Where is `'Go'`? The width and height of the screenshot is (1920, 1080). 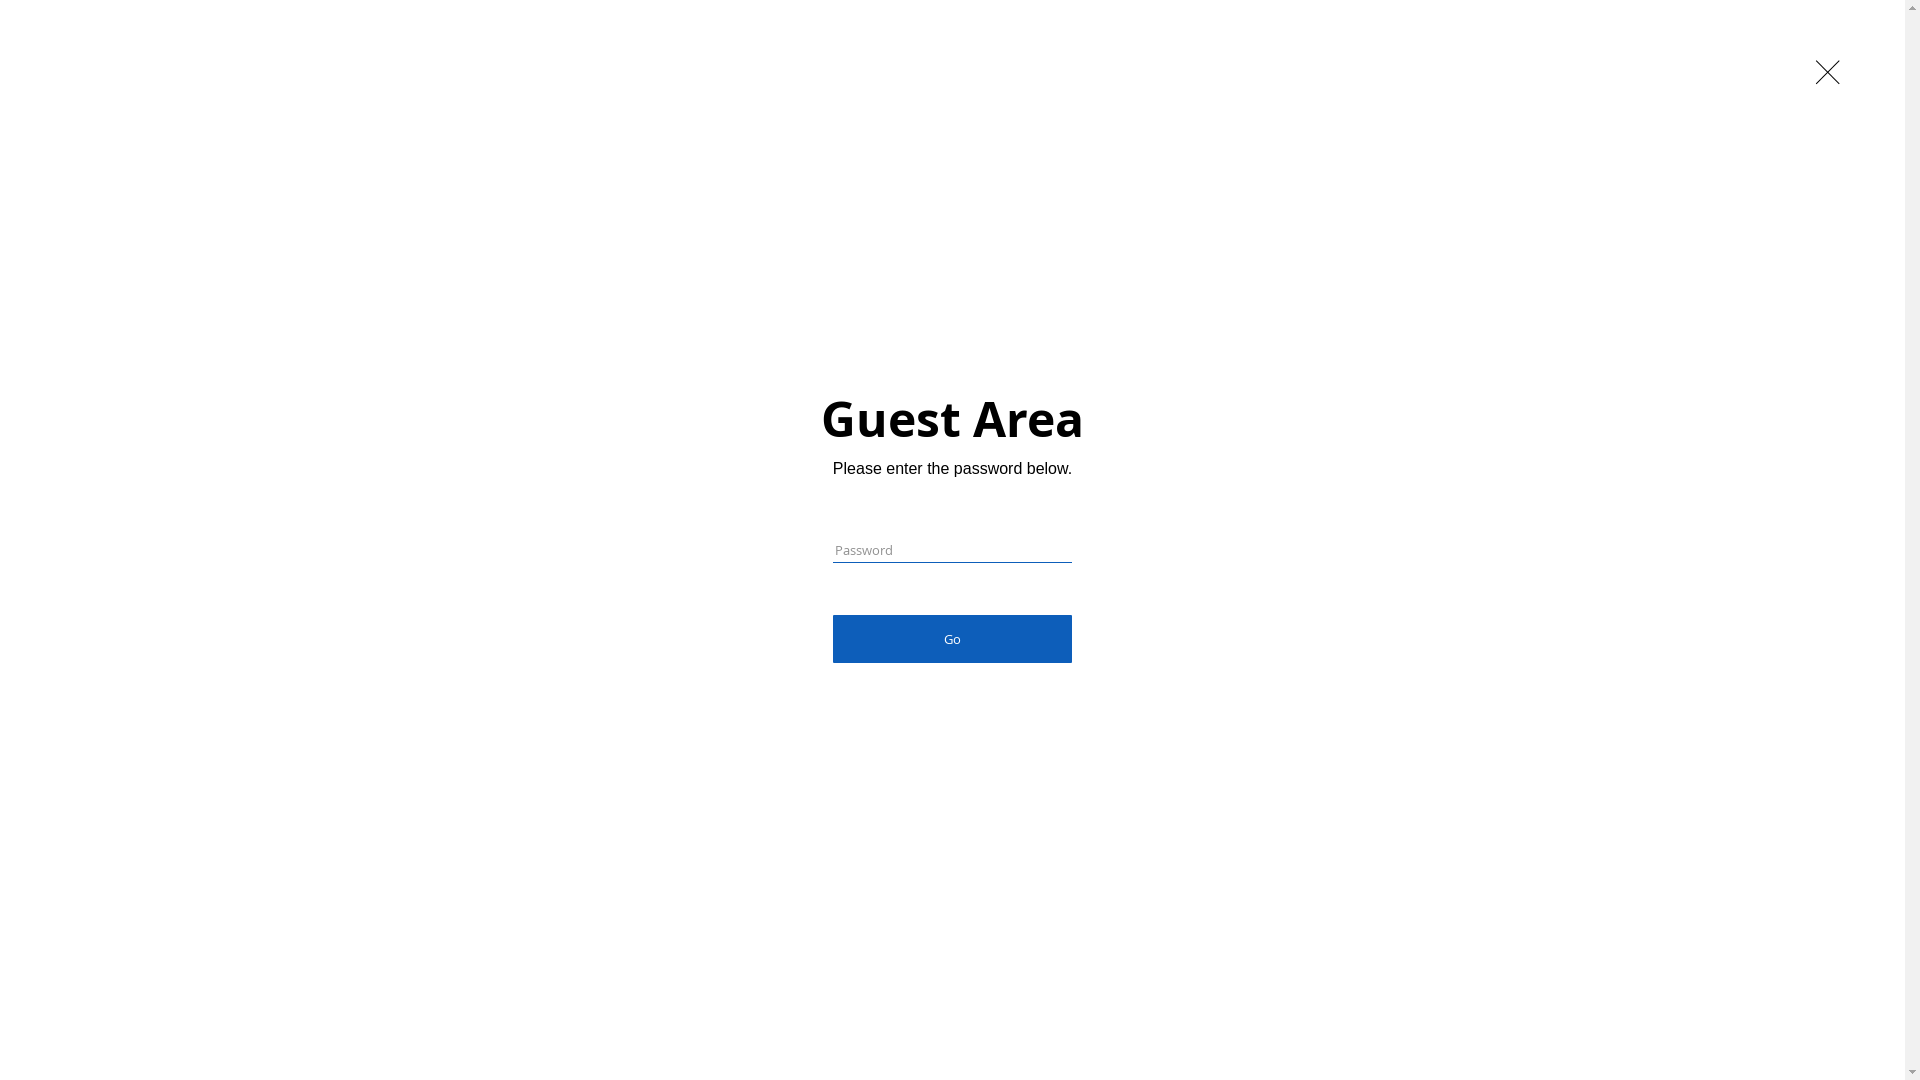
'Go' is located at coordinates (833, 639).